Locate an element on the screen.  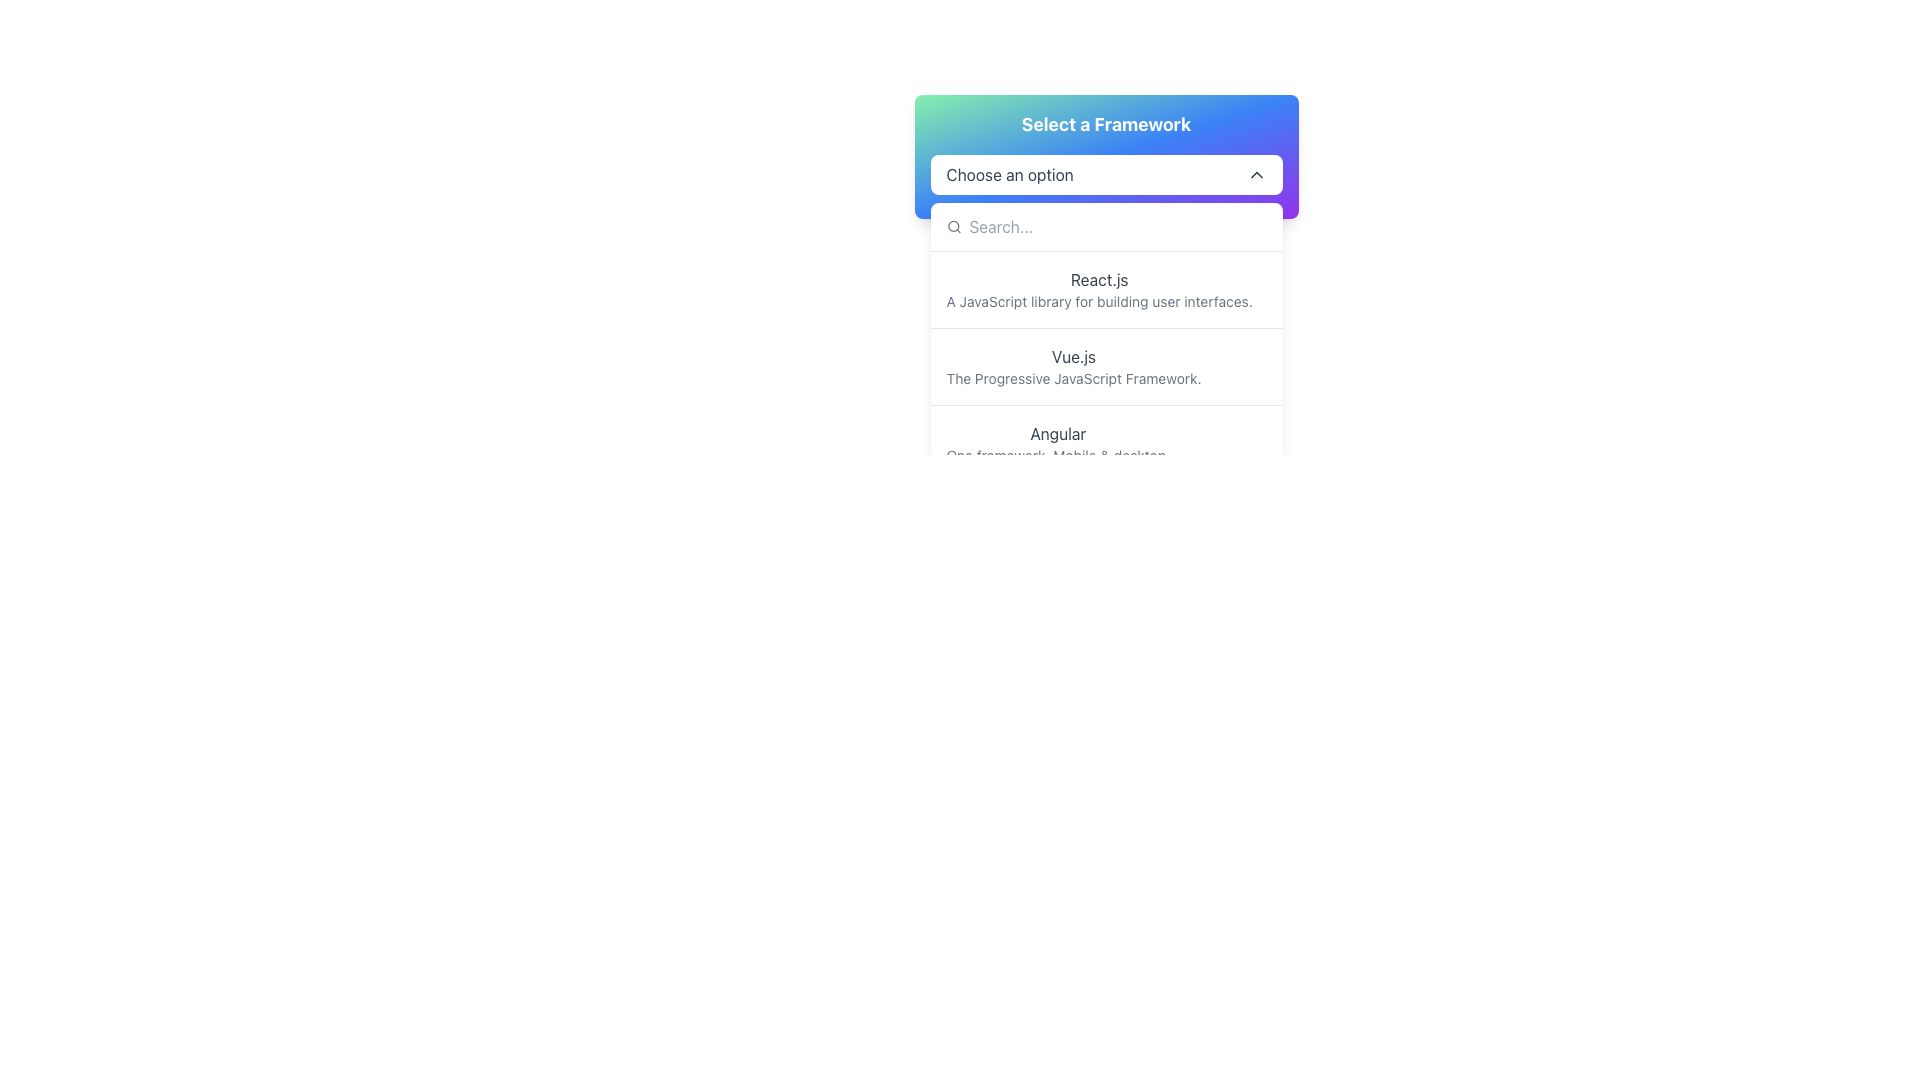
the descriptive Text label positioned below the 'Vue.js' heading, which serves to provide additional context is located at coordinates (1073, 378).